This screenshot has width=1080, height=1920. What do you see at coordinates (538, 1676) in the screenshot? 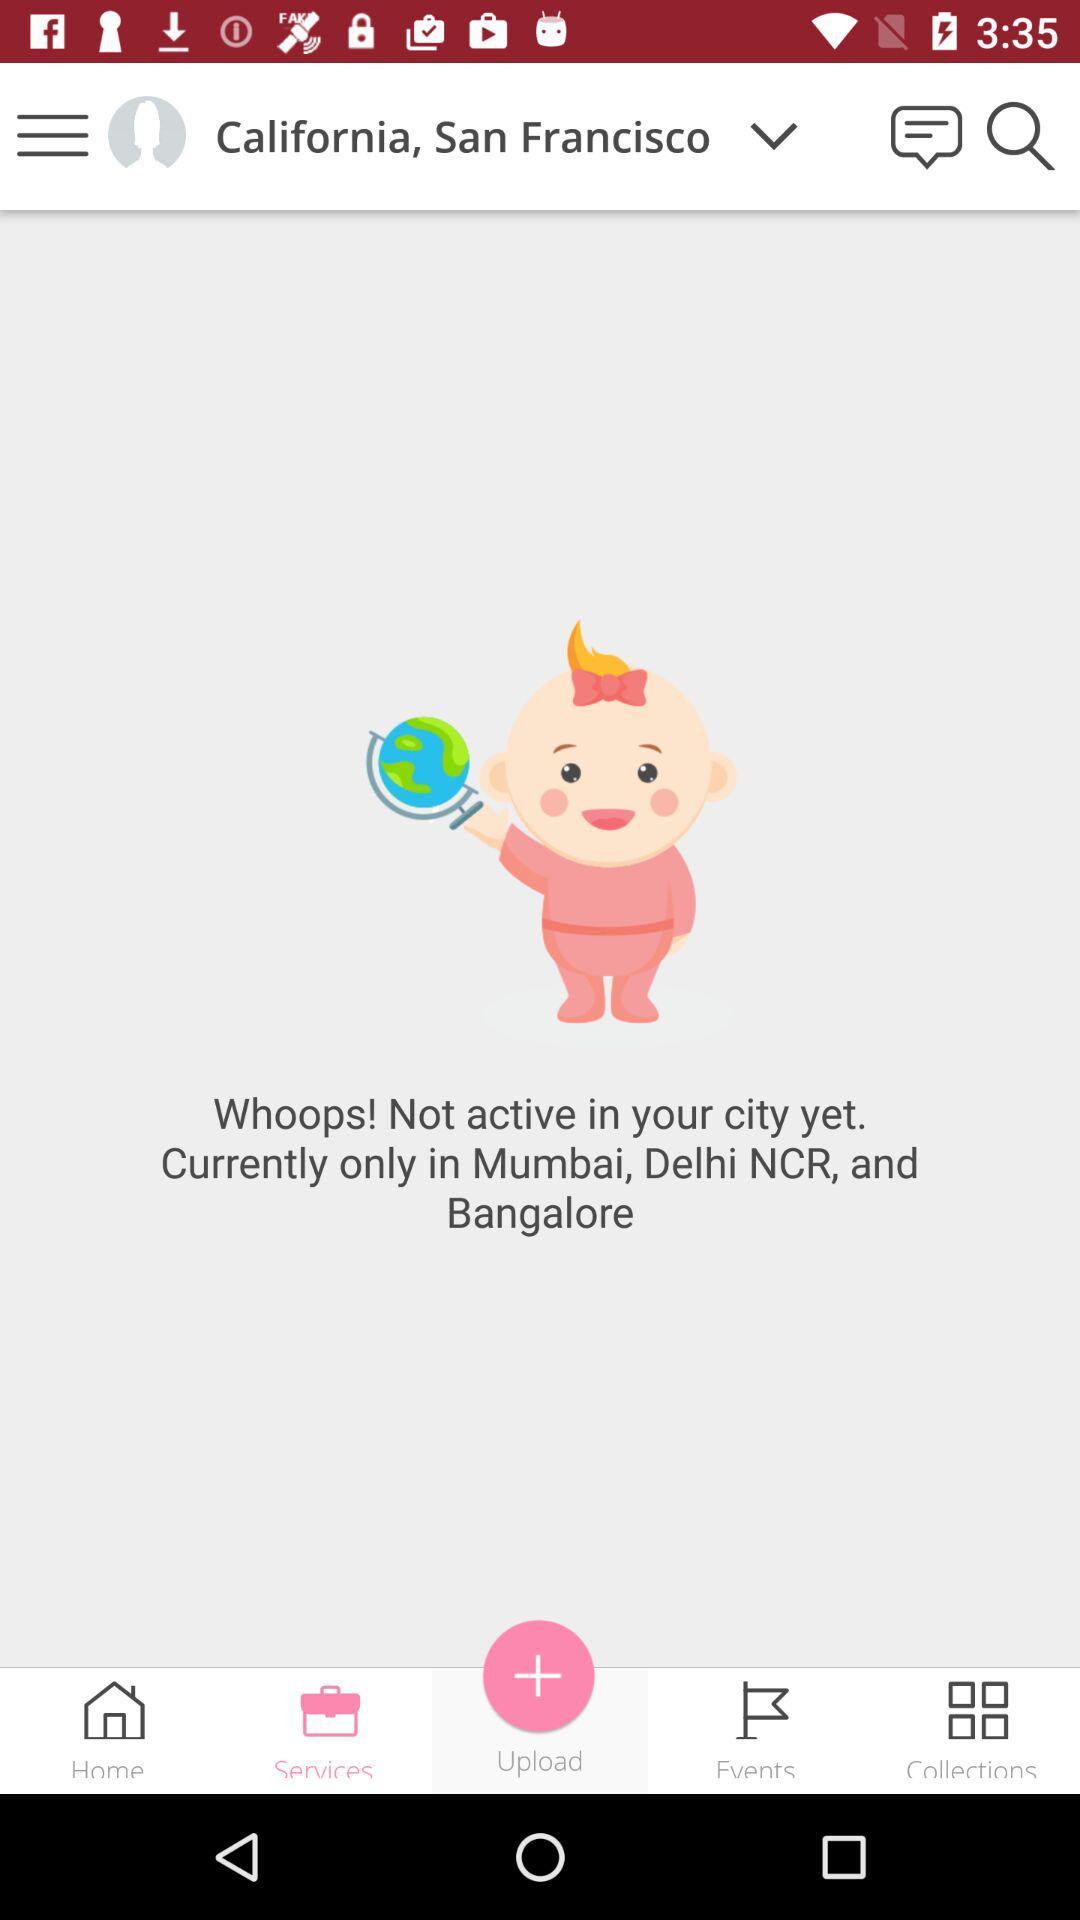
I see `to upload` at bounding box center [538, 1676].